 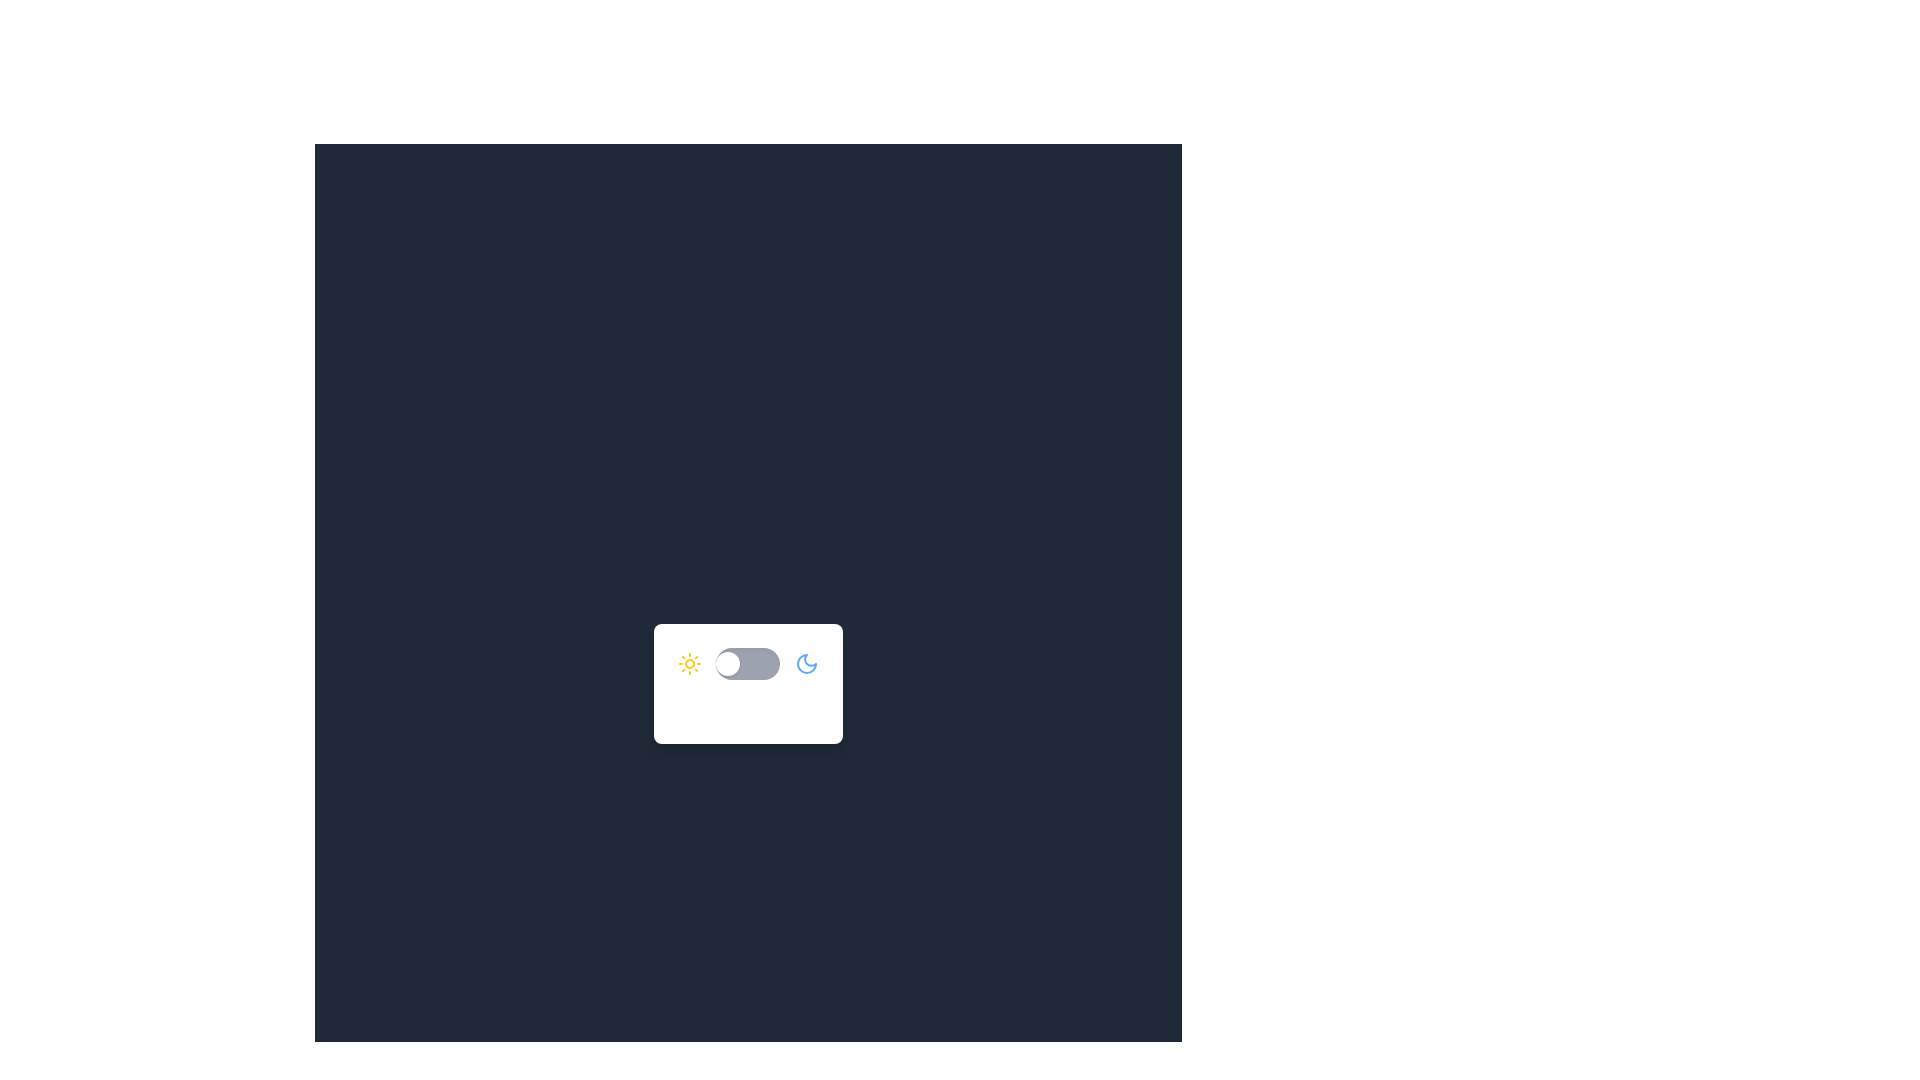 What do you see at coordinates (807, 663) in the screenshot?
I see `the crescent moon icon, which is styled in blue and serves as part of the light/dark mode toggle interface, located to the right of the toggle switch` at bounding box center [807, 663].